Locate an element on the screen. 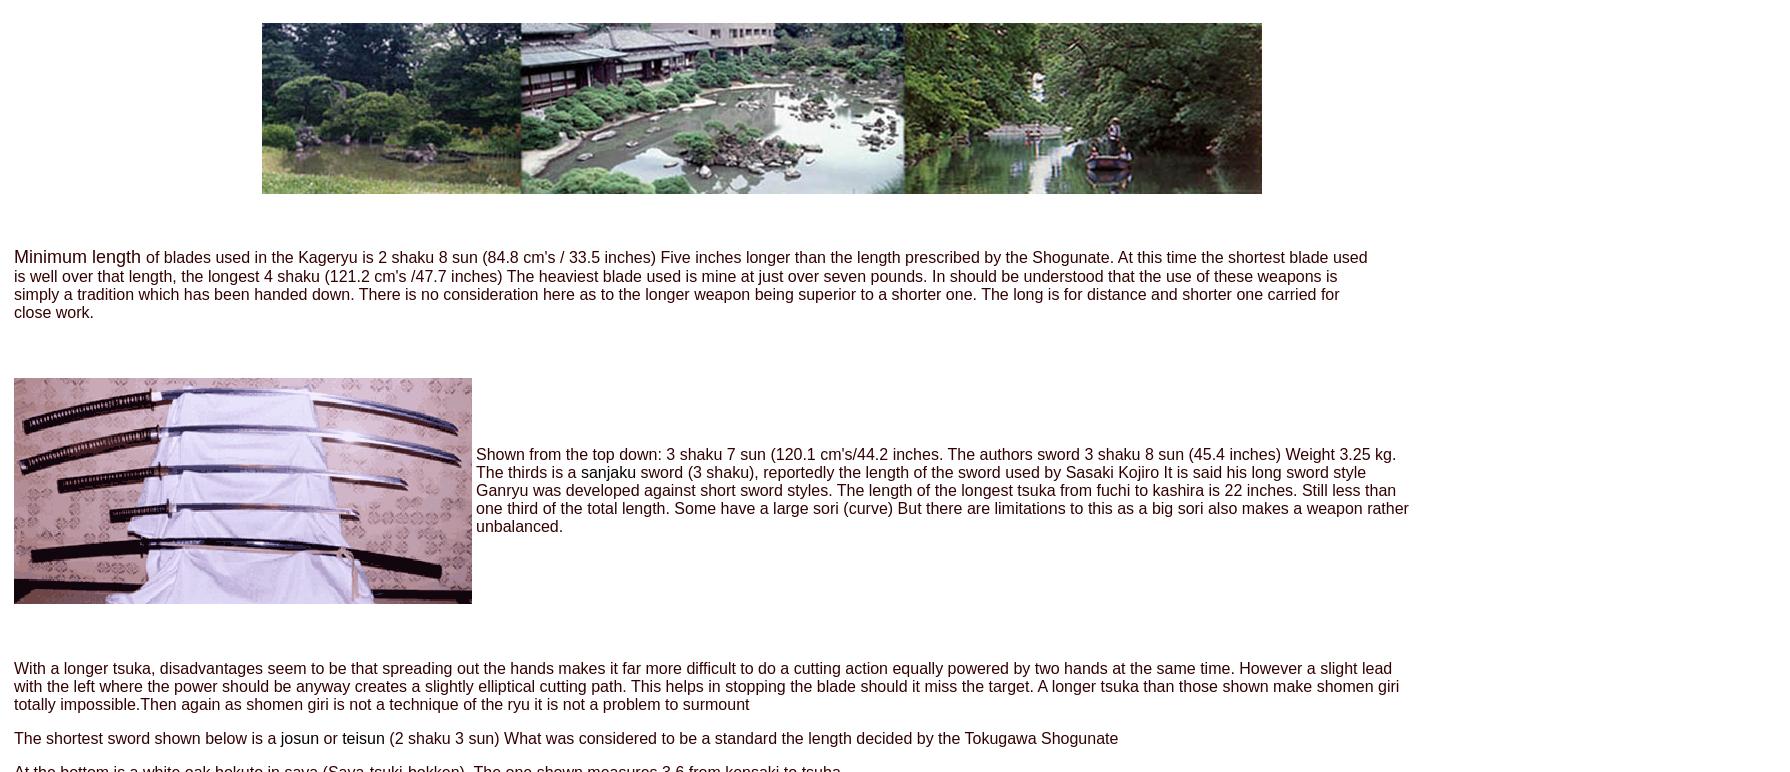  'or' is located at coordinates (318, 737).